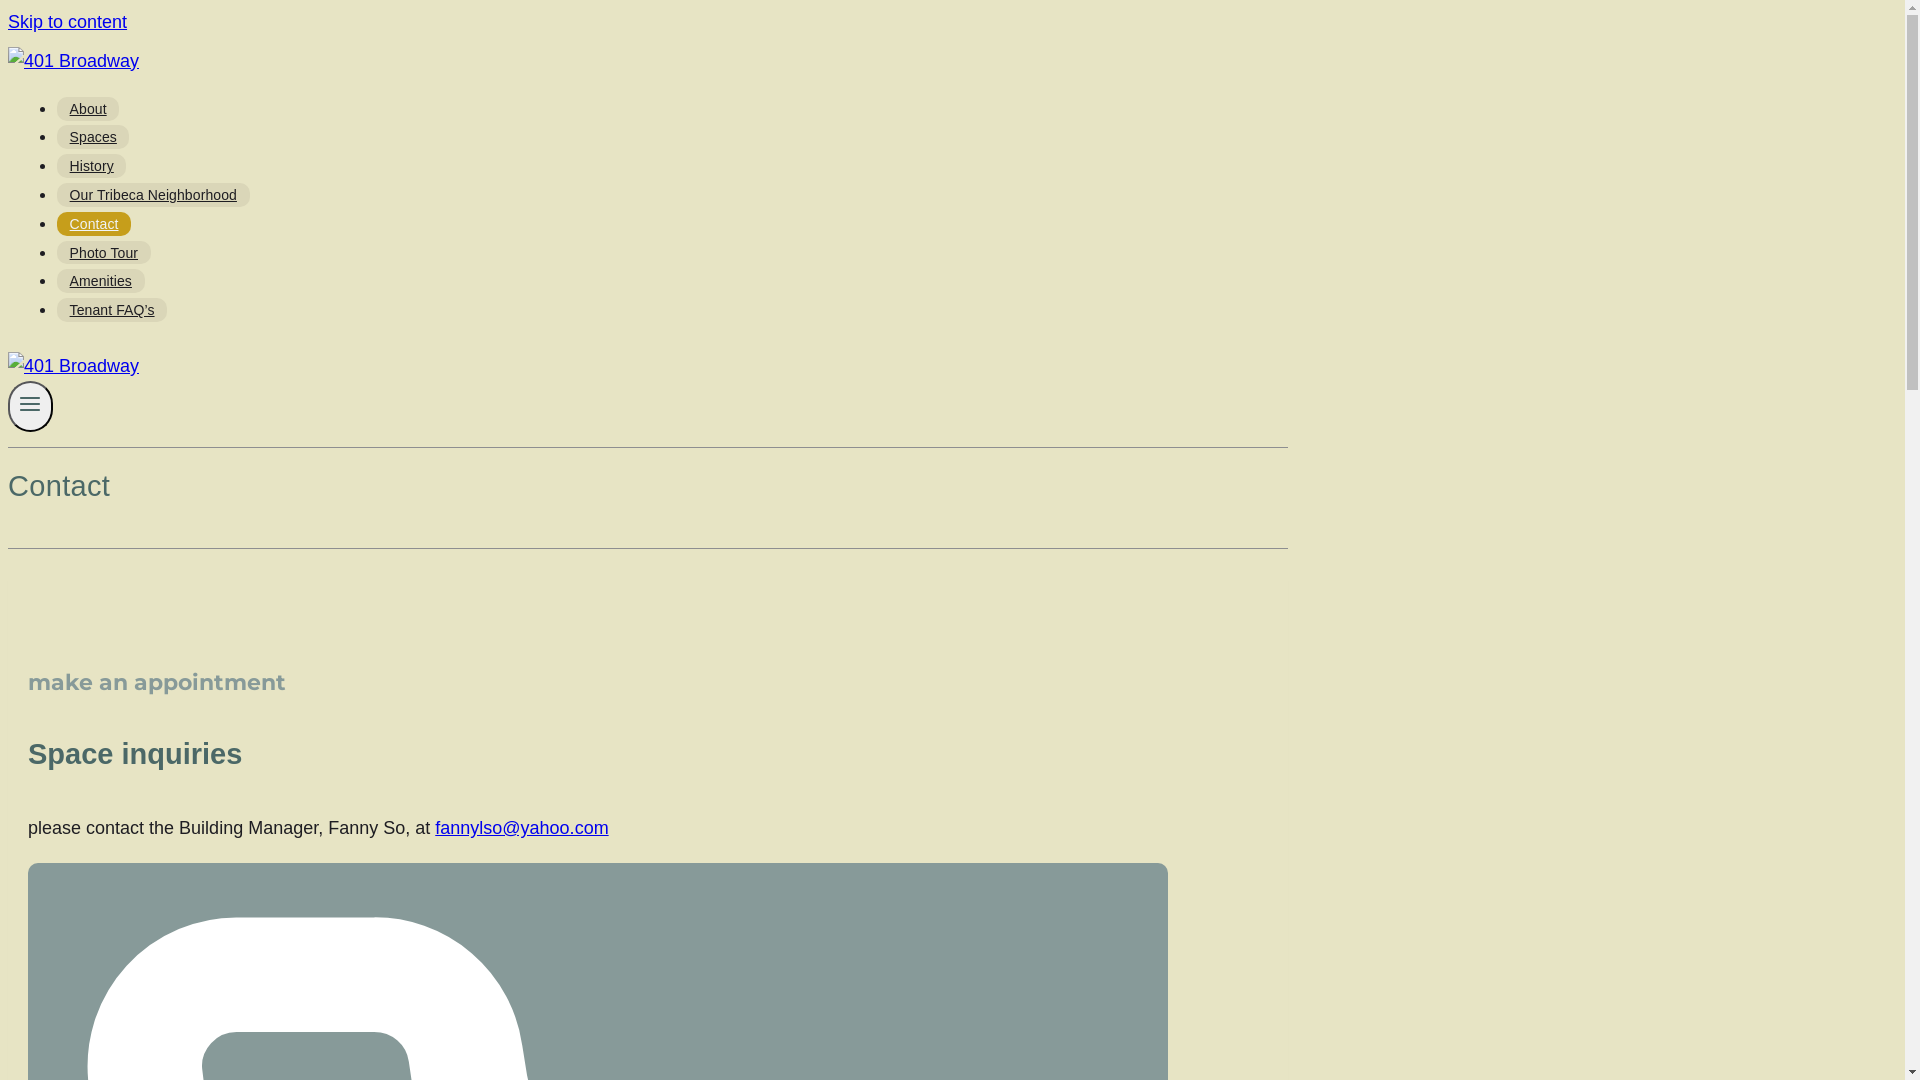  I want to click on 'Skip to content', so click(67, 22).